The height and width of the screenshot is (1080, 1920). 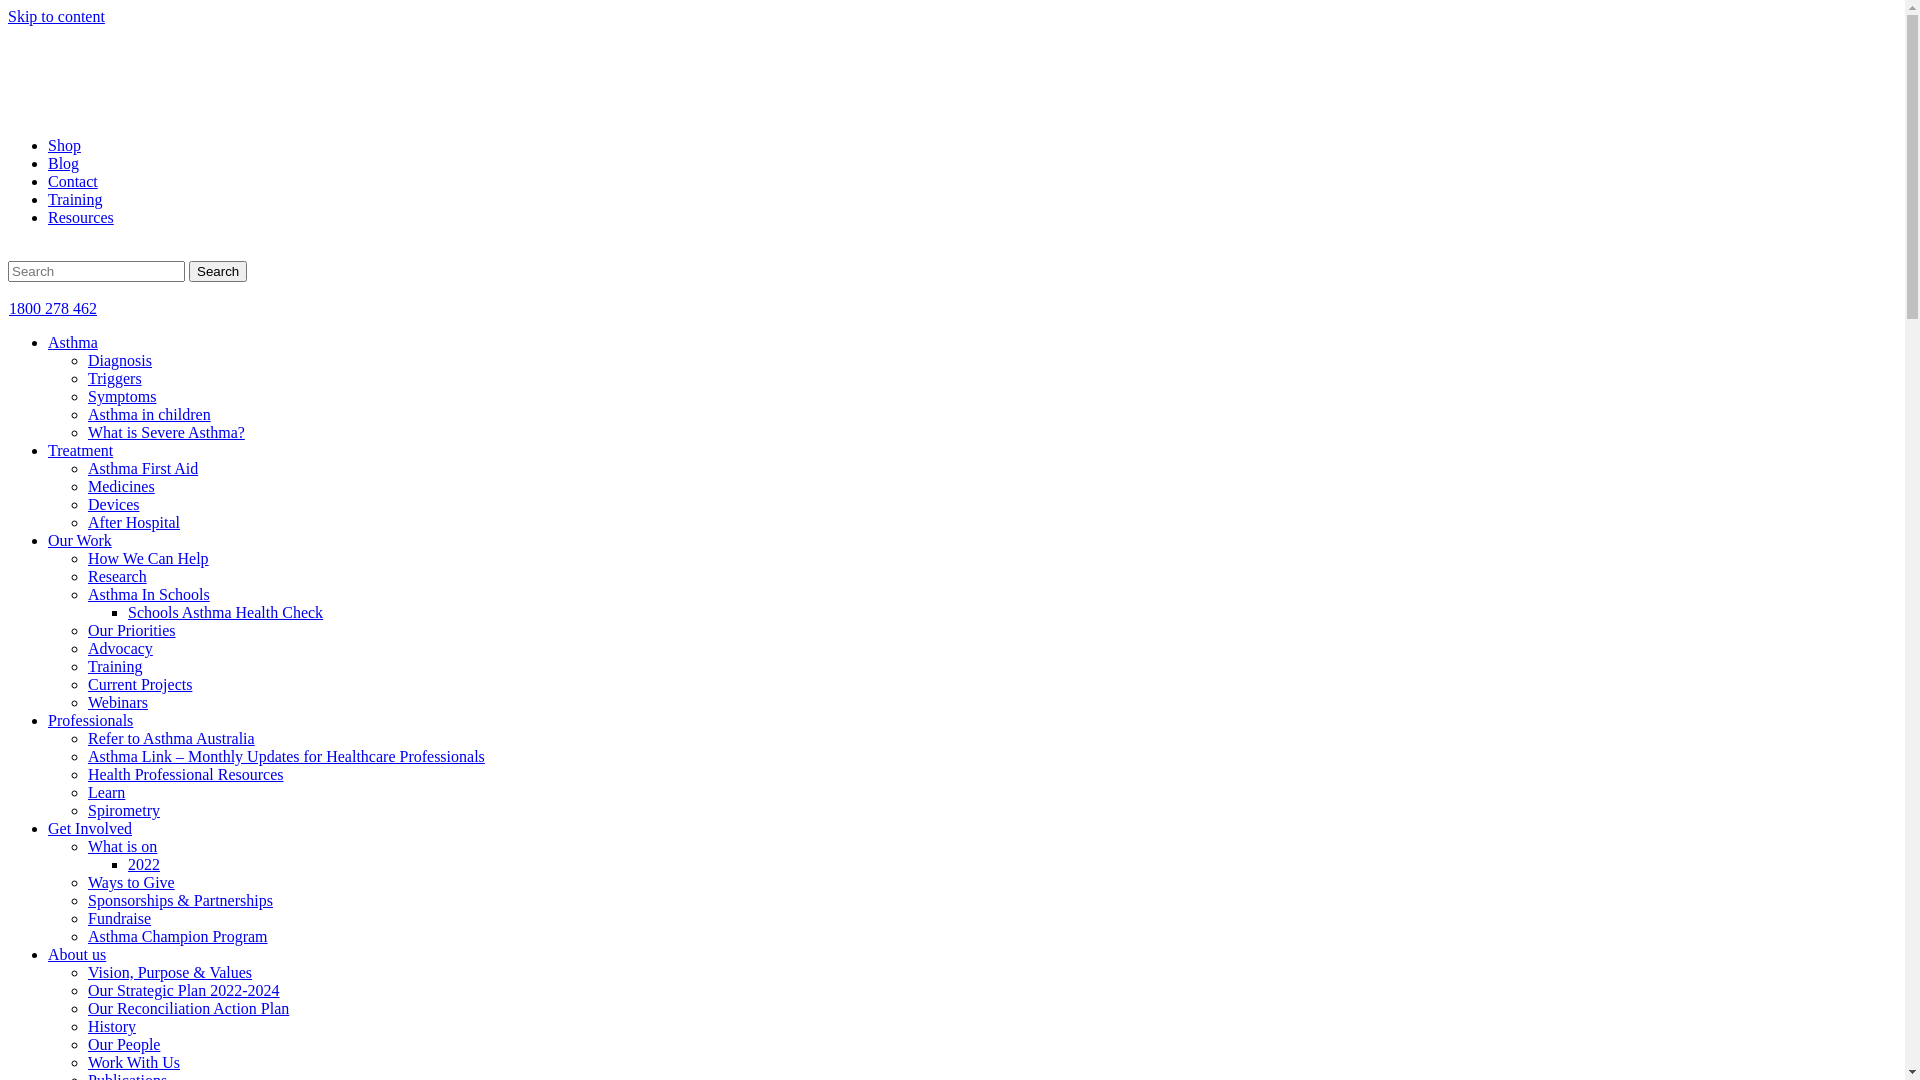 What do you see at coordinates (177, 936) in the screenshot?
I see `'Asthma Champion Program'` at bounding box center [177, 936].